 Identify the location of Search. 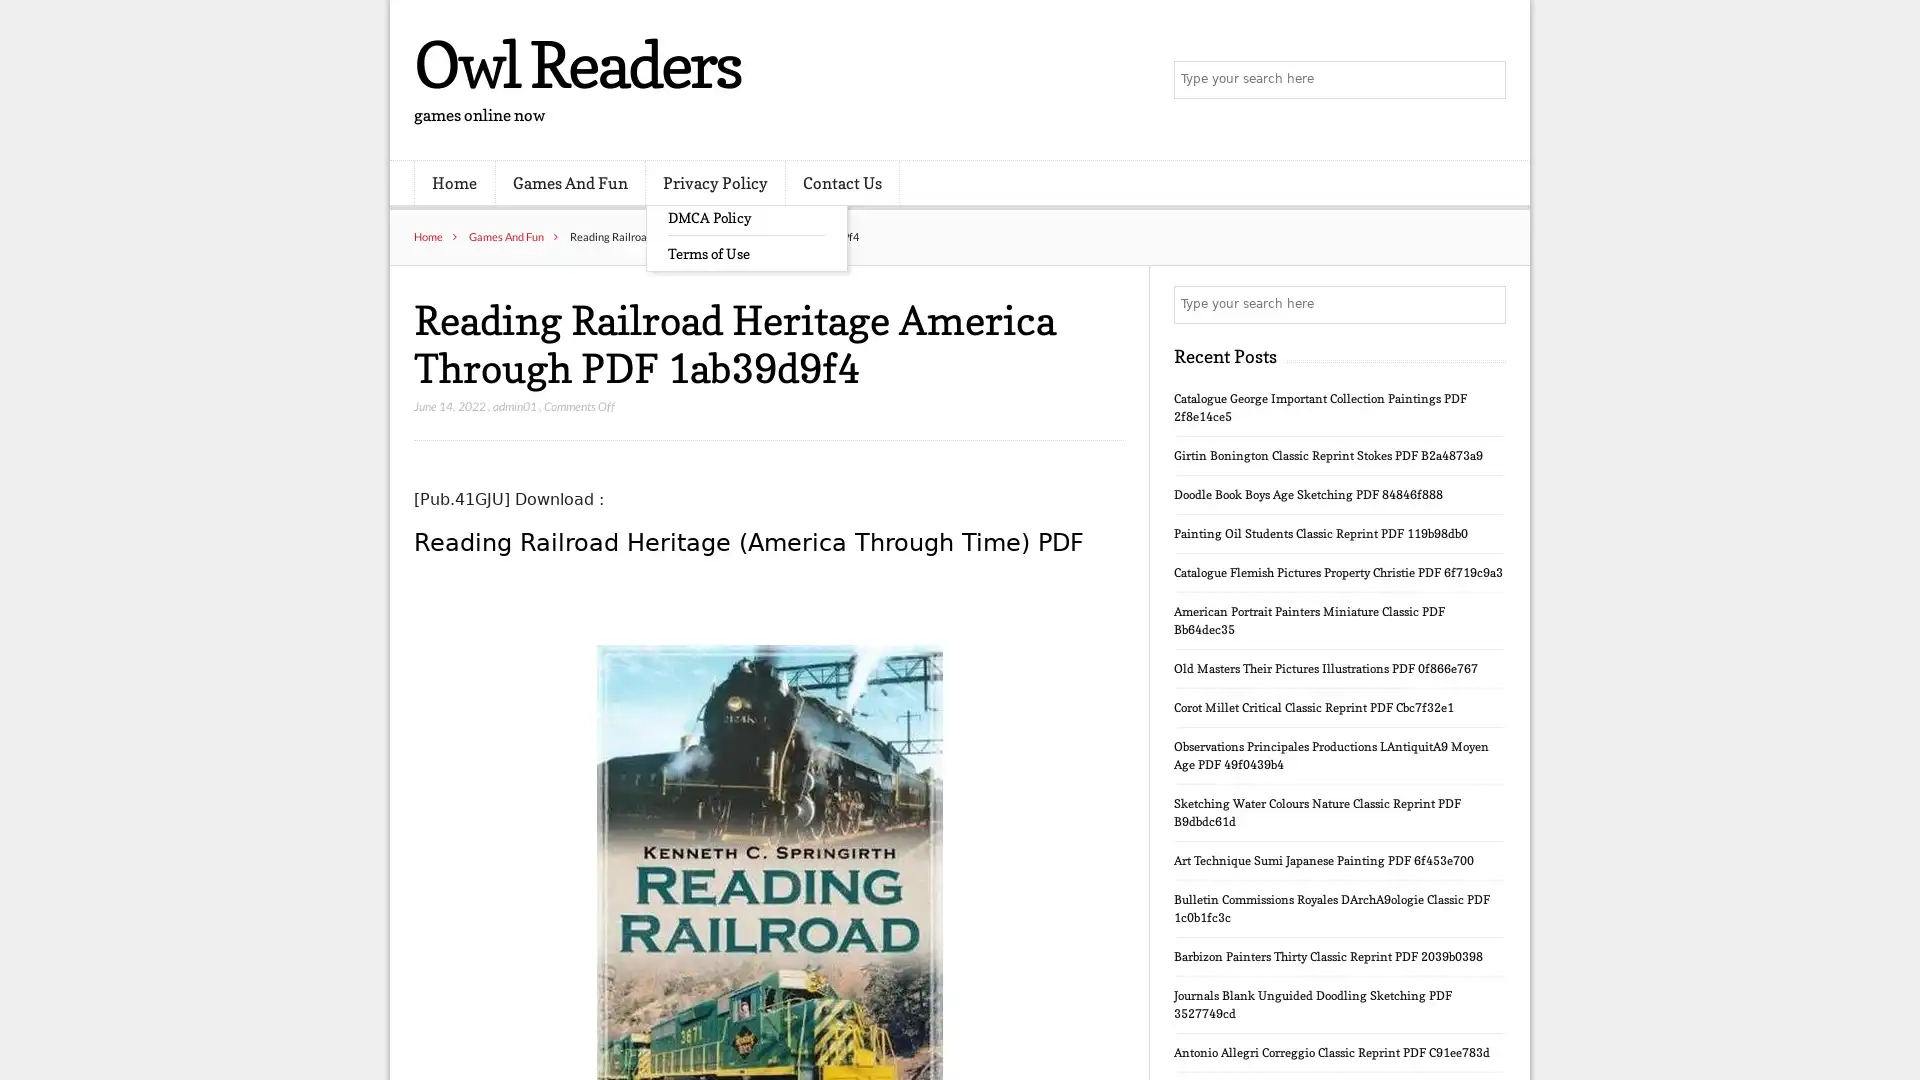
(1485, 80).